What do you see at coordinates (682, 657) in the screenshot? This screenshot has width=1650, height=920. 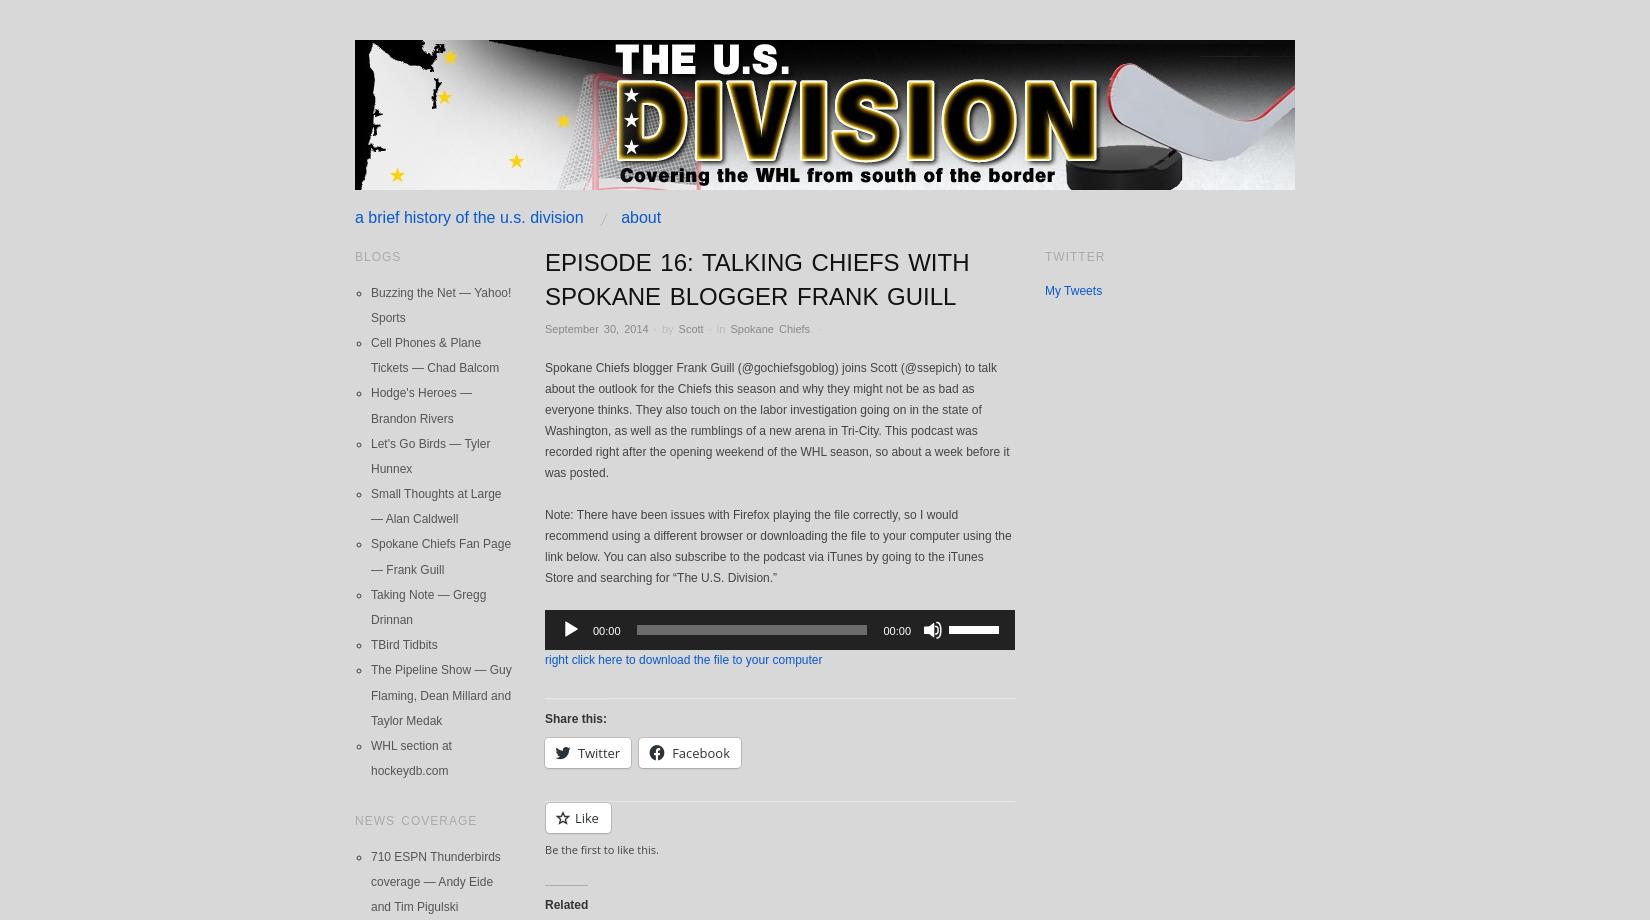 I see `'right click here to download the file to your computer'` at bounding box center [682, 657].